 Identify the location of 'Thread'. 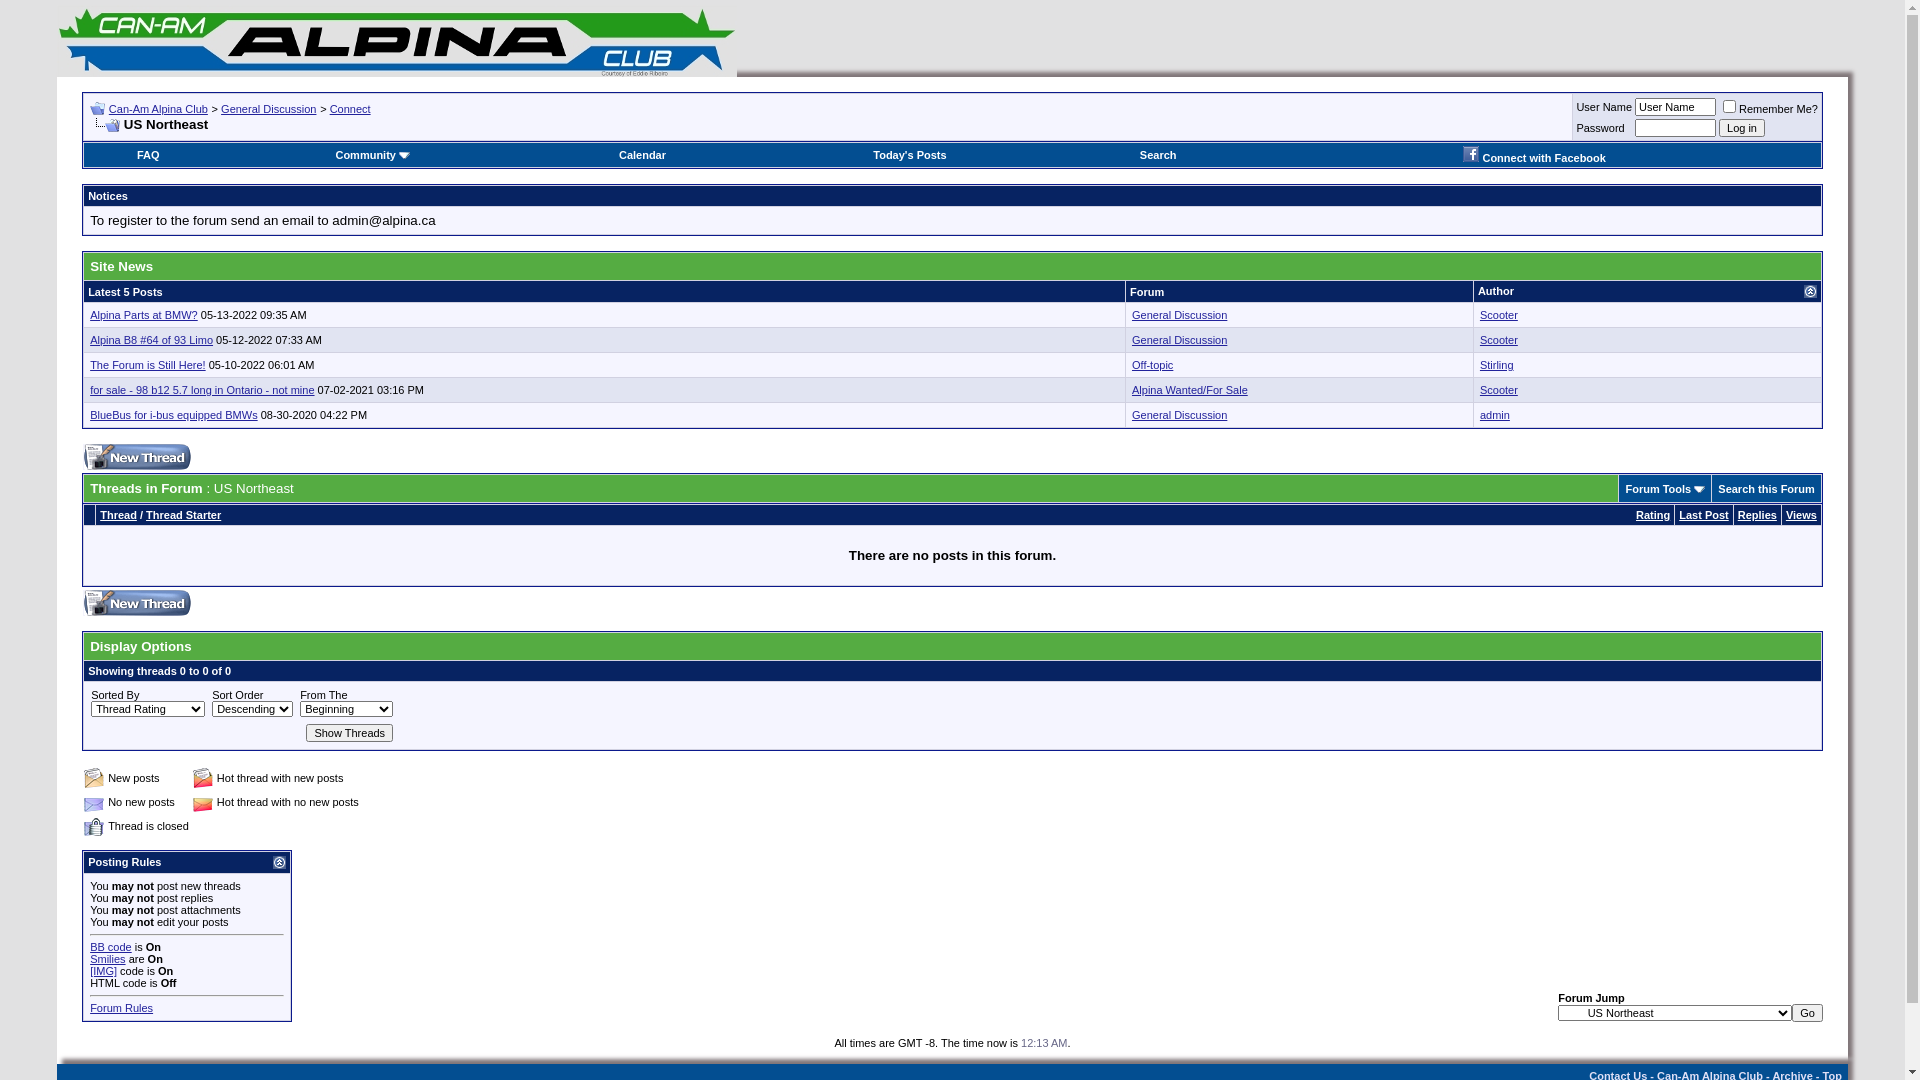
(117, 514).